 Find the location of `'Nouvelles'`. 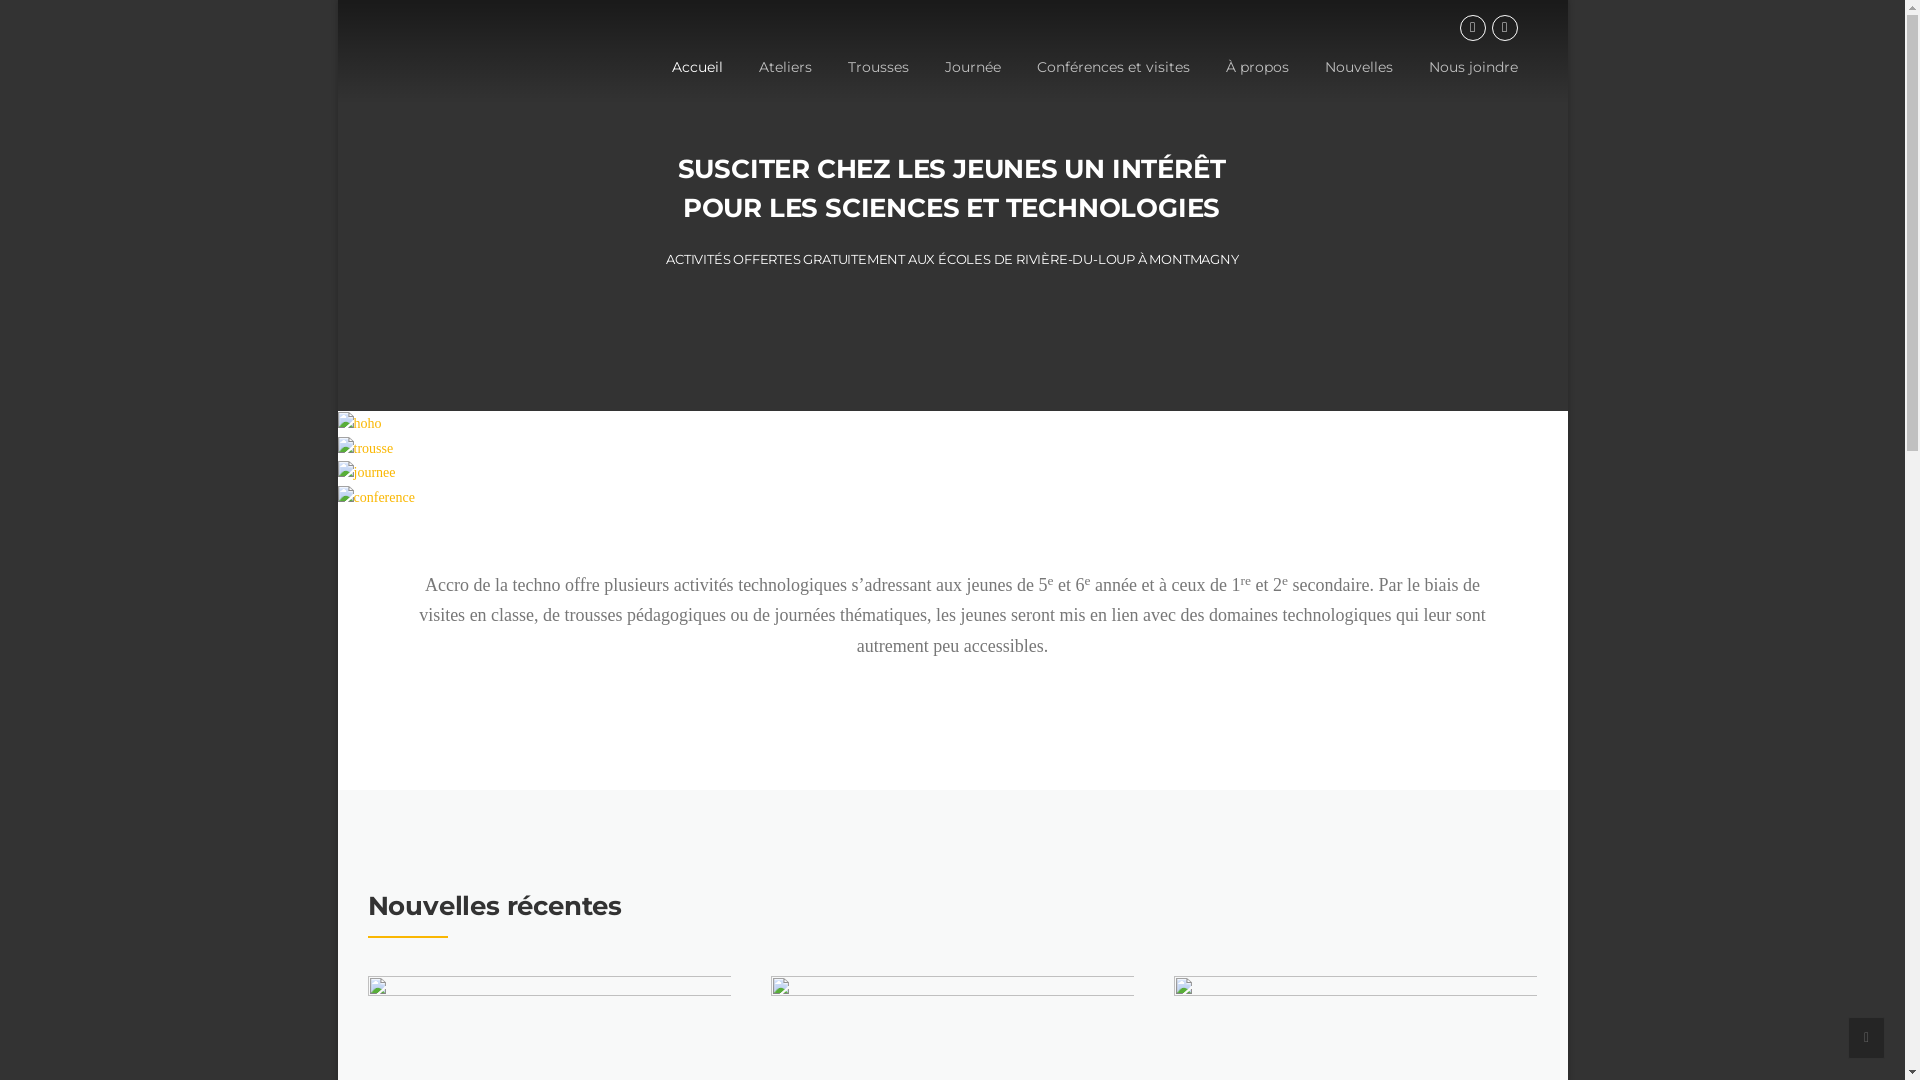

'Nouvelles' is located at coordinates (1358, 82).